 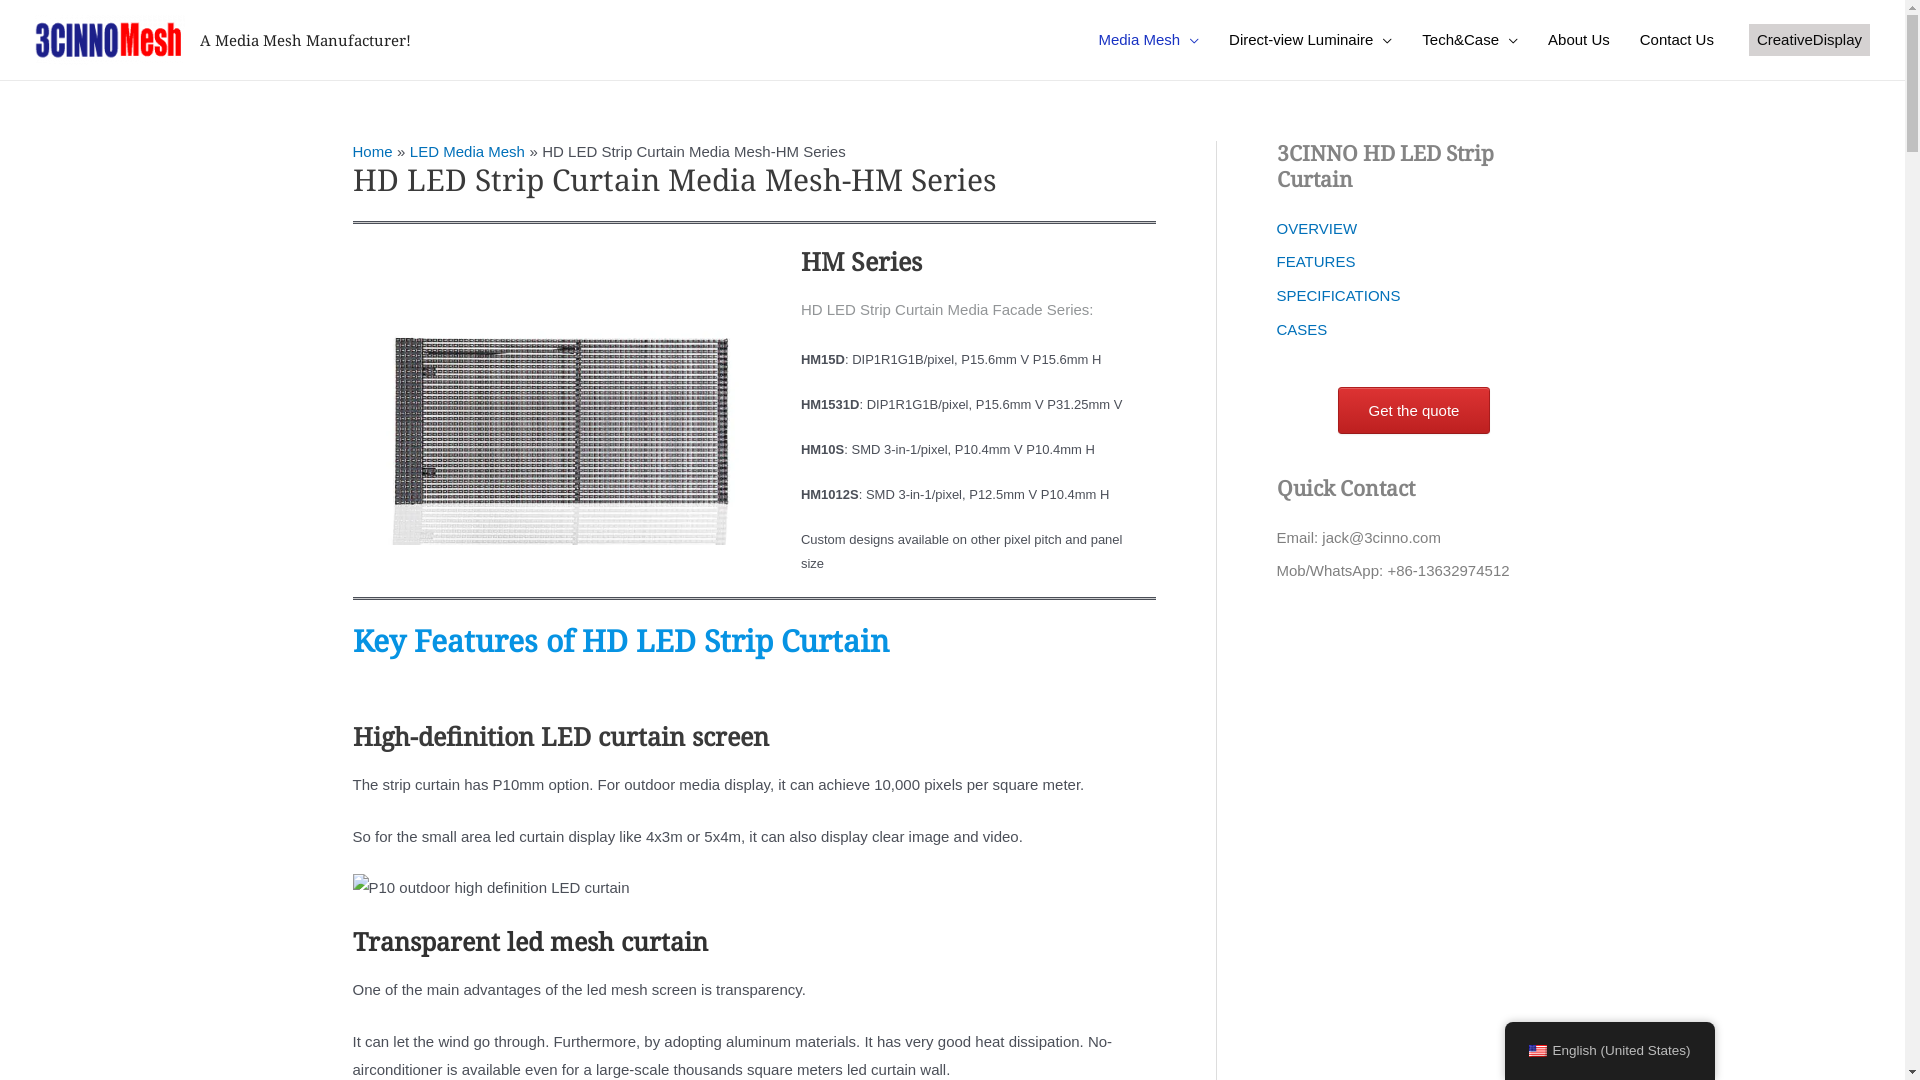 I want to click on 'Tech&Case', so click(x=1469, y=39).